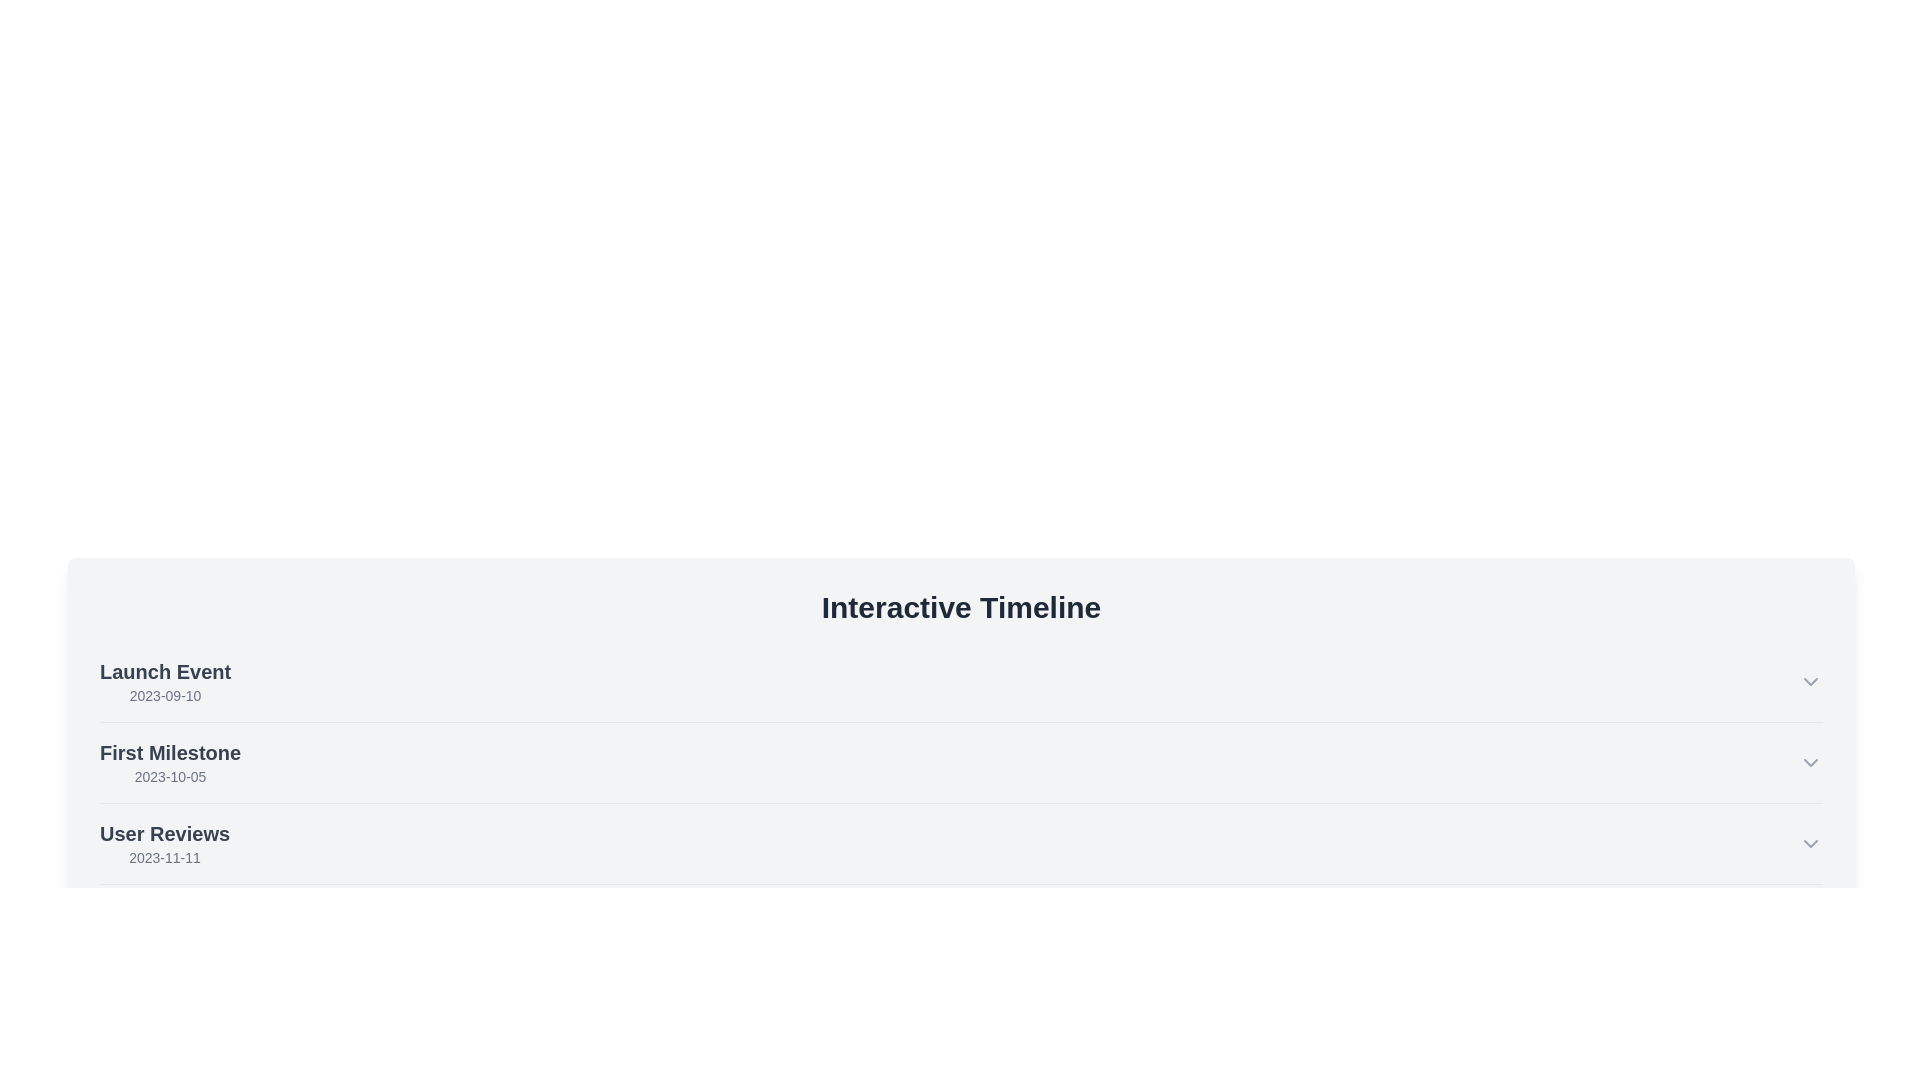  What do you see at coordinates (165, 694) in the screenshot?
I see `the text node displaying the date '2023-09-10', which is styled in a smaller font size and subdued gray color, located directly beneath the 'Launch Event' label` at bounding box center [165, 694].